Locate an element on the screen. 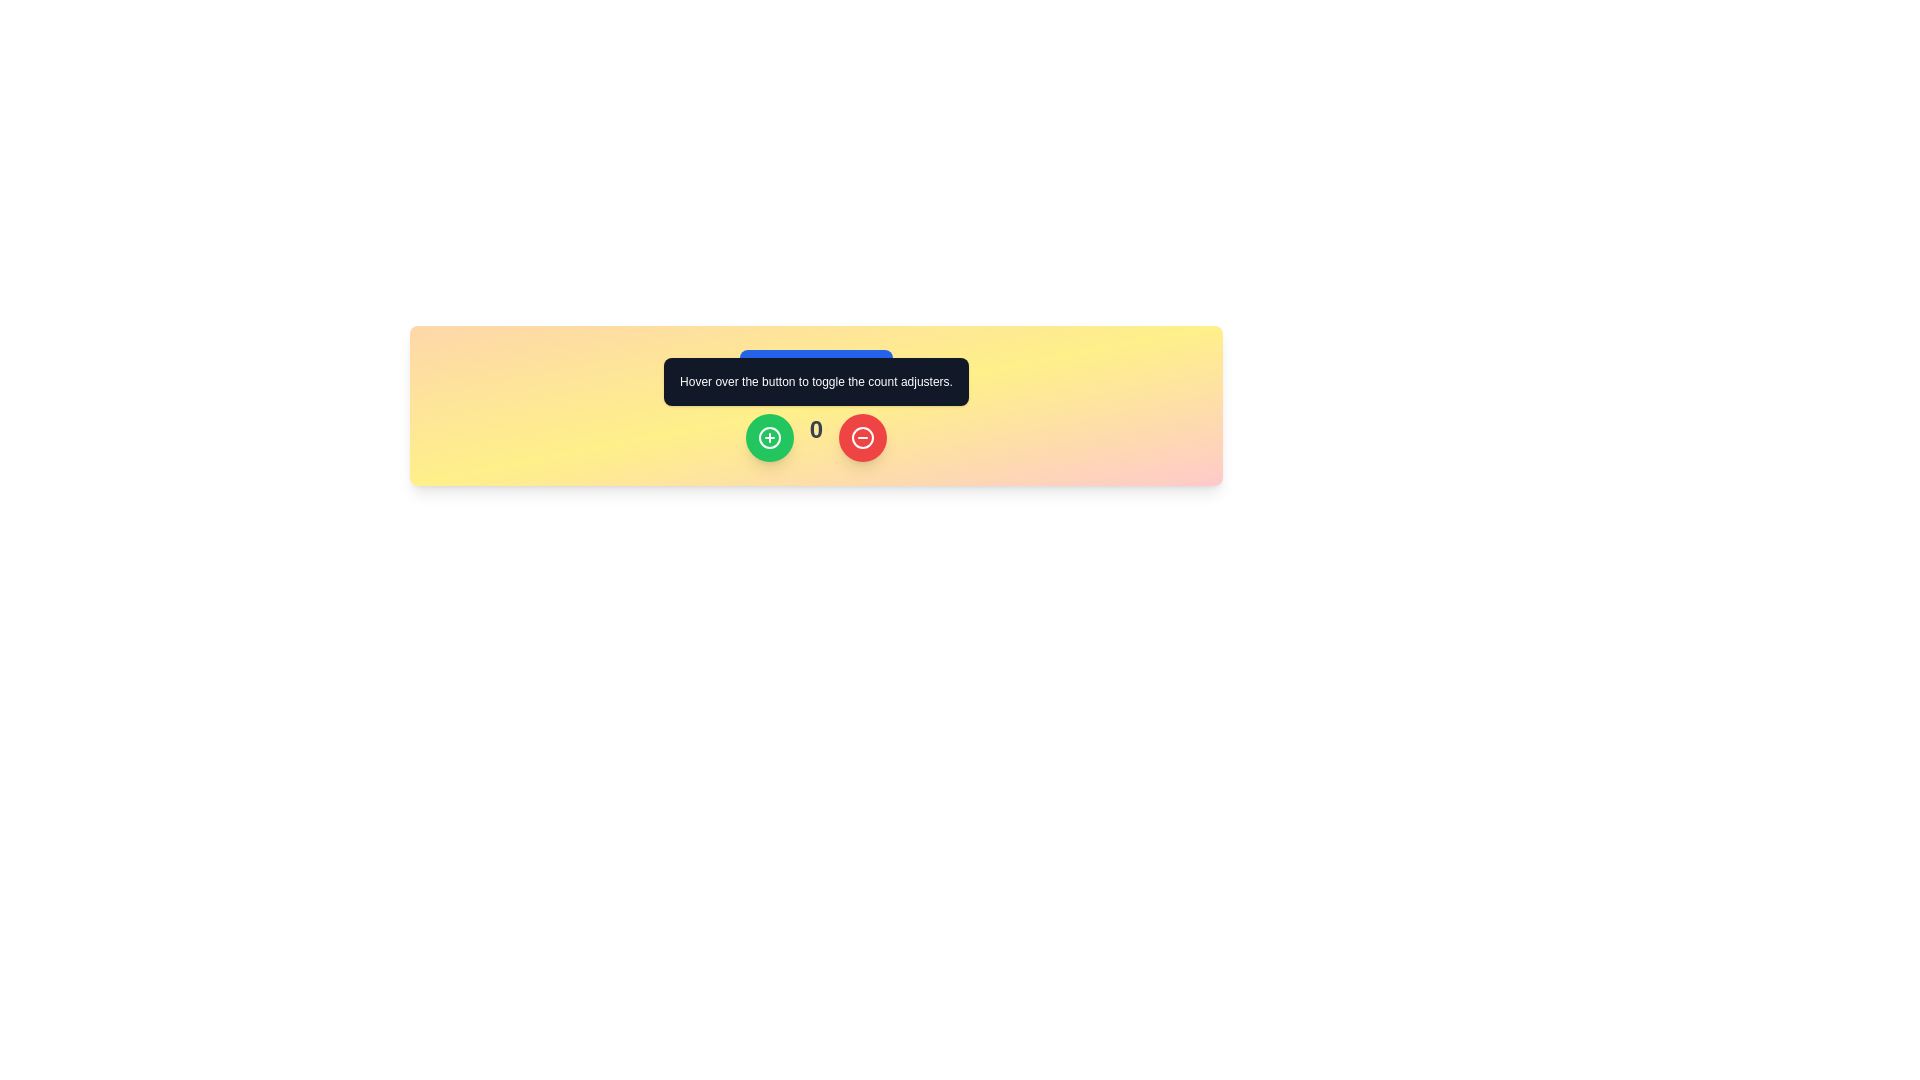  the first button on the left in the row containing a green button, a number '0', and a red button is located at coordinates (768, 437).